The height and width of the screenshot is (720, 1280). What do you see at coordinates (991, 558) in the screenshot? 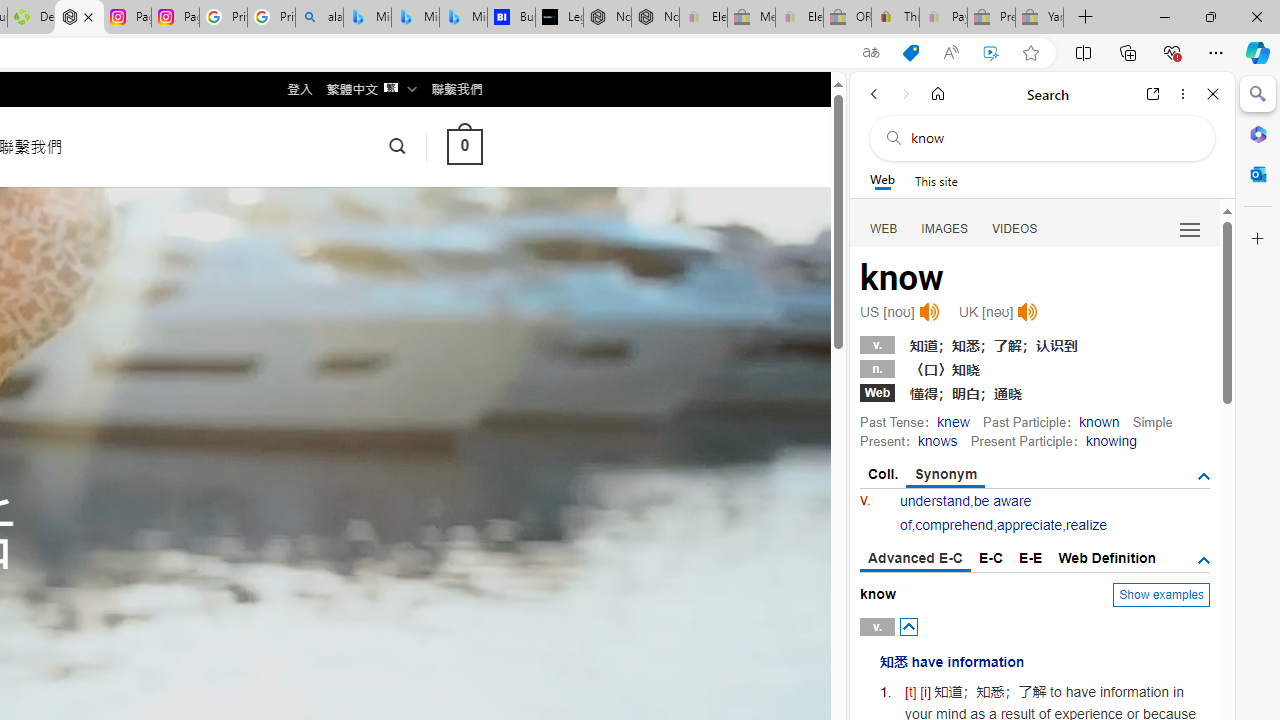
I see `'E-C'` at bounding box center [991, 558].